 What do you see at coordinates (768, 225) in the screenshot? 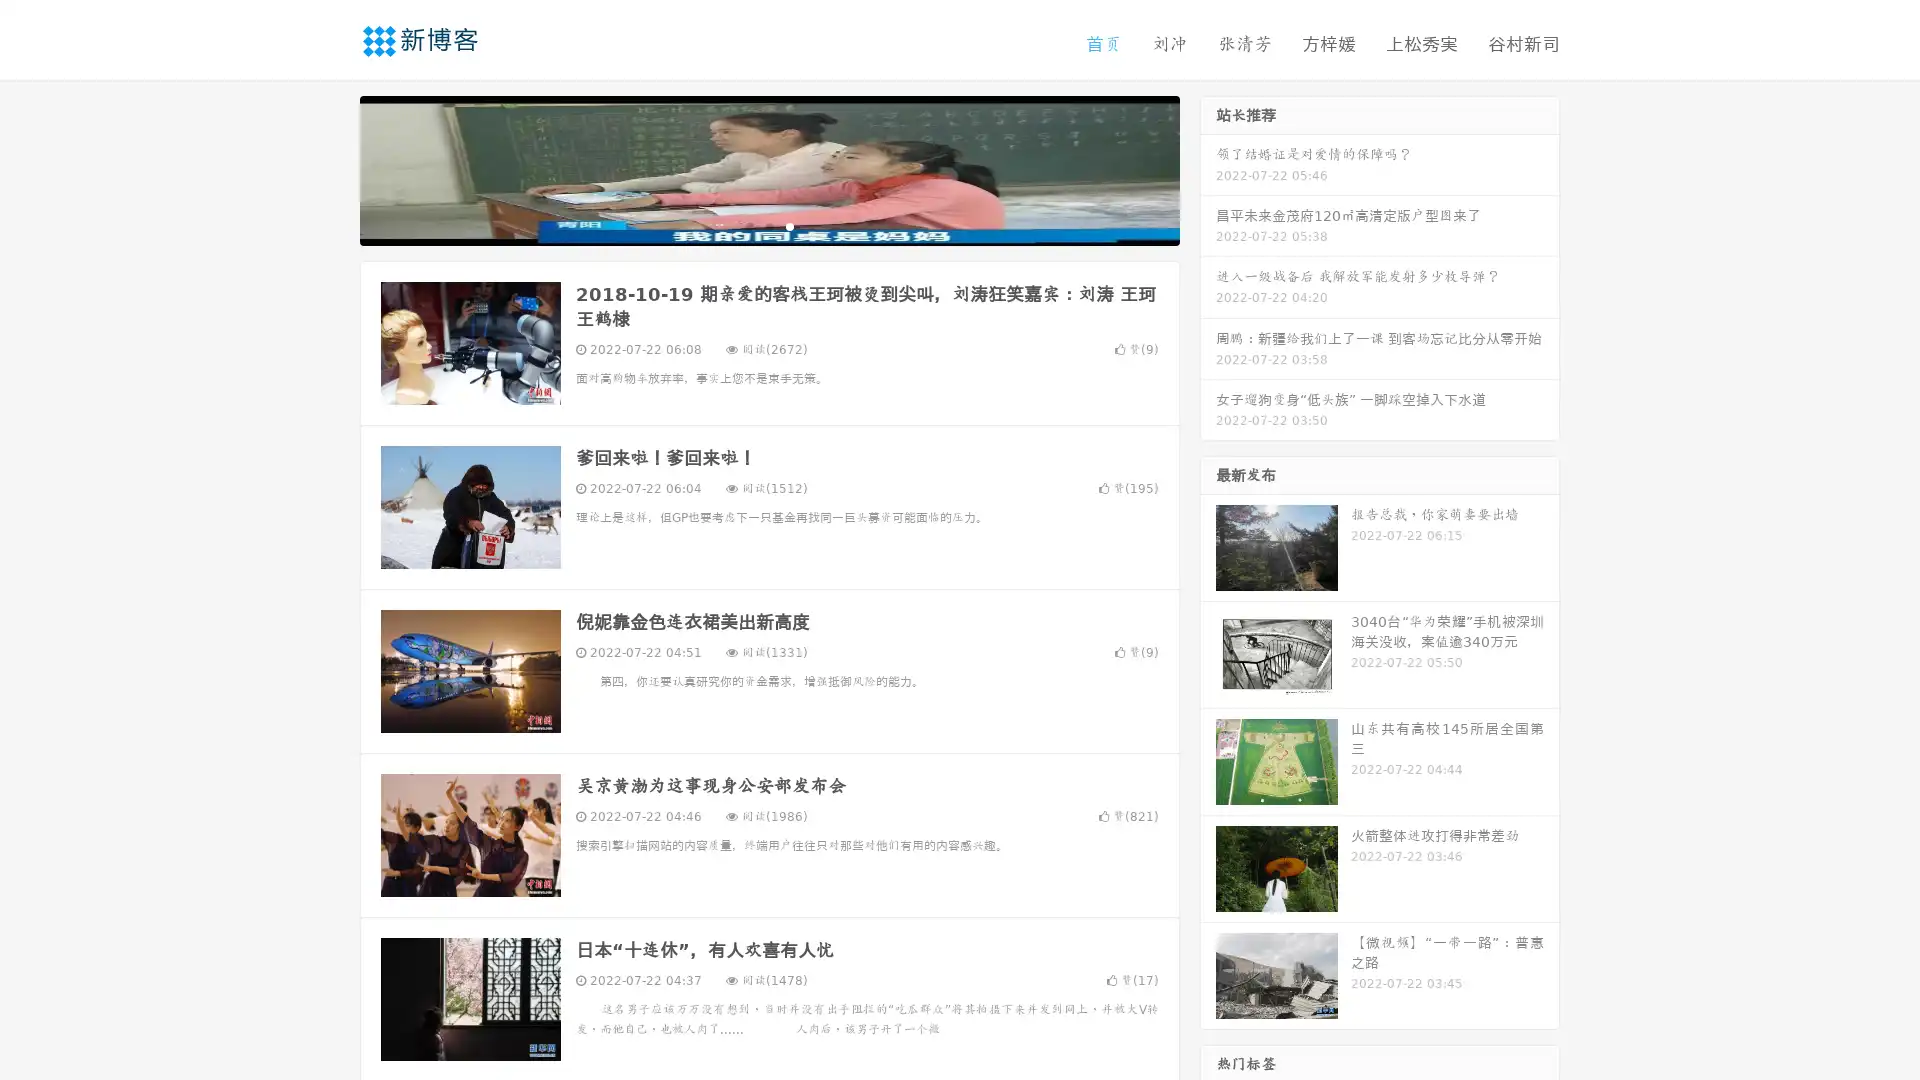
I see `Go to slide 2` at bounding box center [768, 225].